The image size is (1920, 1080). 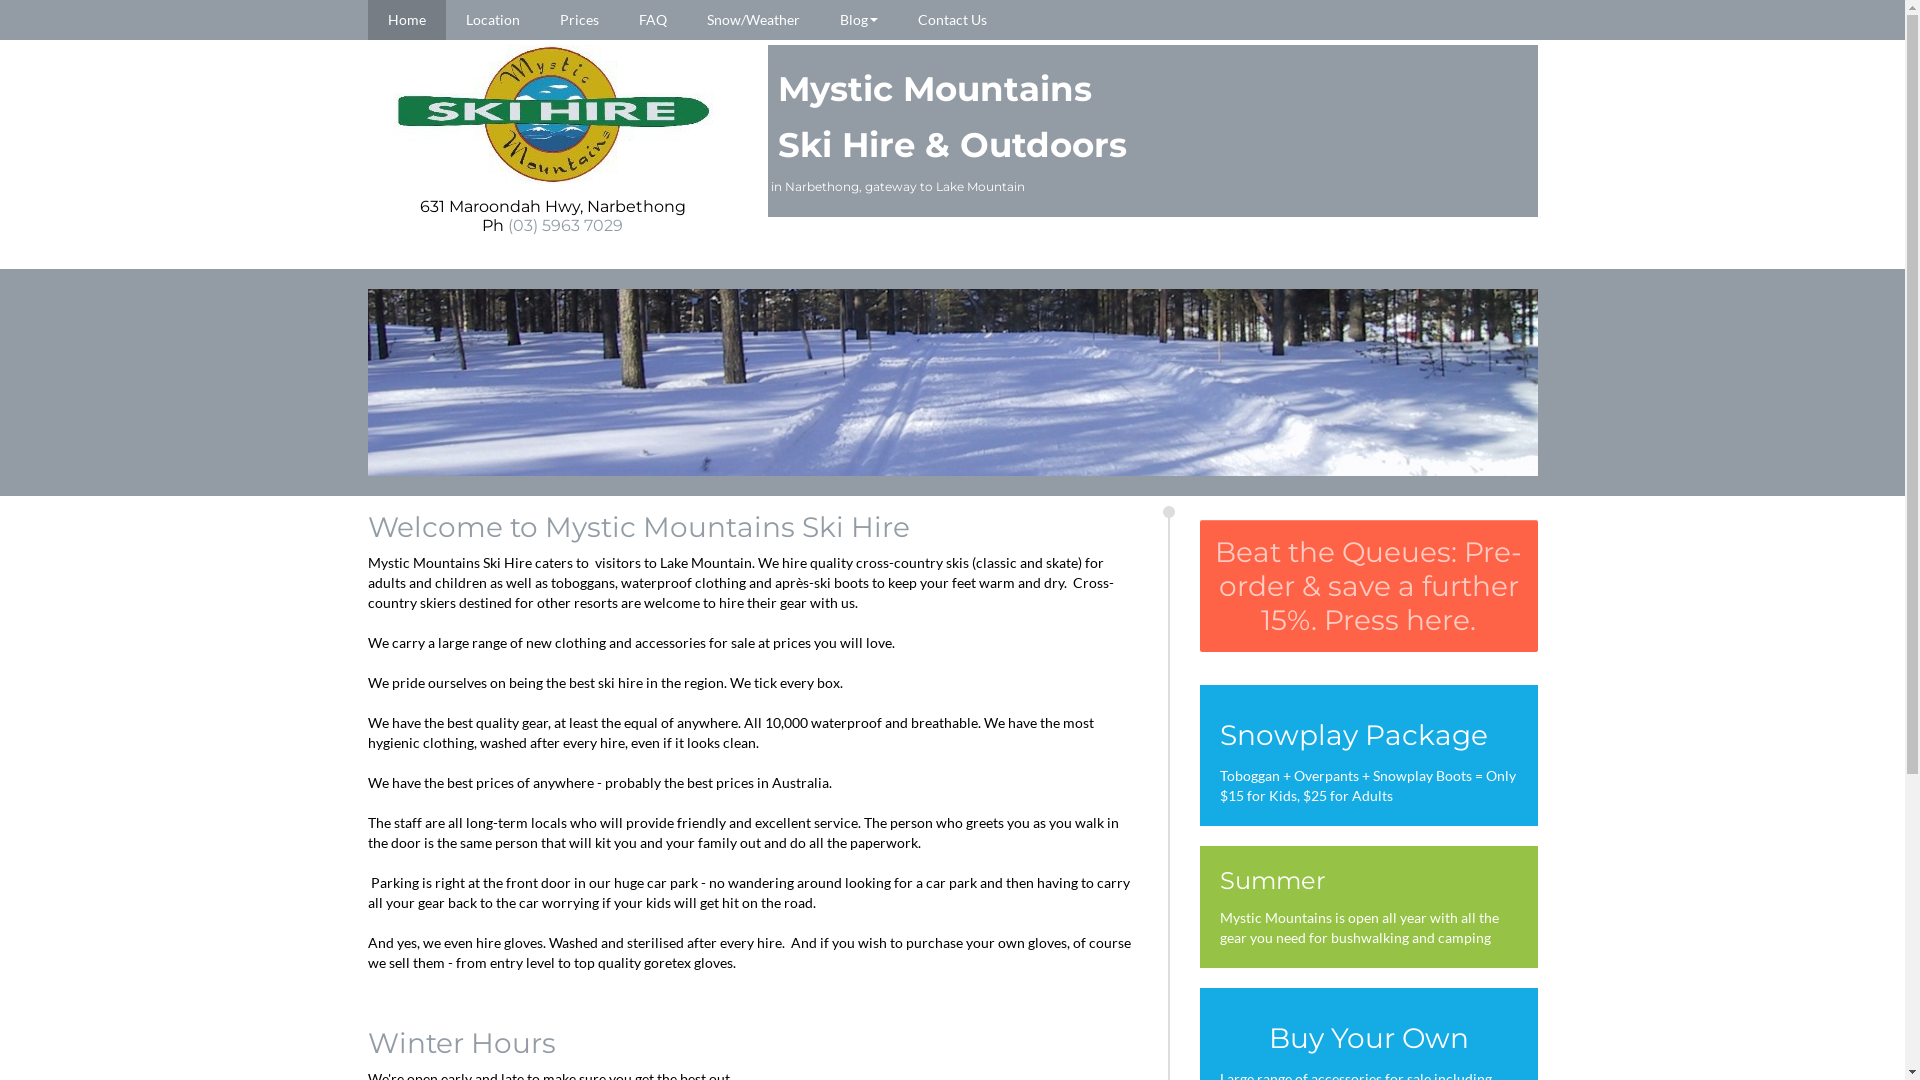 What do you see at coordinates (1200, 585) in the screenshot?
I see `'Beat the Queues: Pre-order & save a further 15%. Press here.'` at bounding box center [1200, 585].